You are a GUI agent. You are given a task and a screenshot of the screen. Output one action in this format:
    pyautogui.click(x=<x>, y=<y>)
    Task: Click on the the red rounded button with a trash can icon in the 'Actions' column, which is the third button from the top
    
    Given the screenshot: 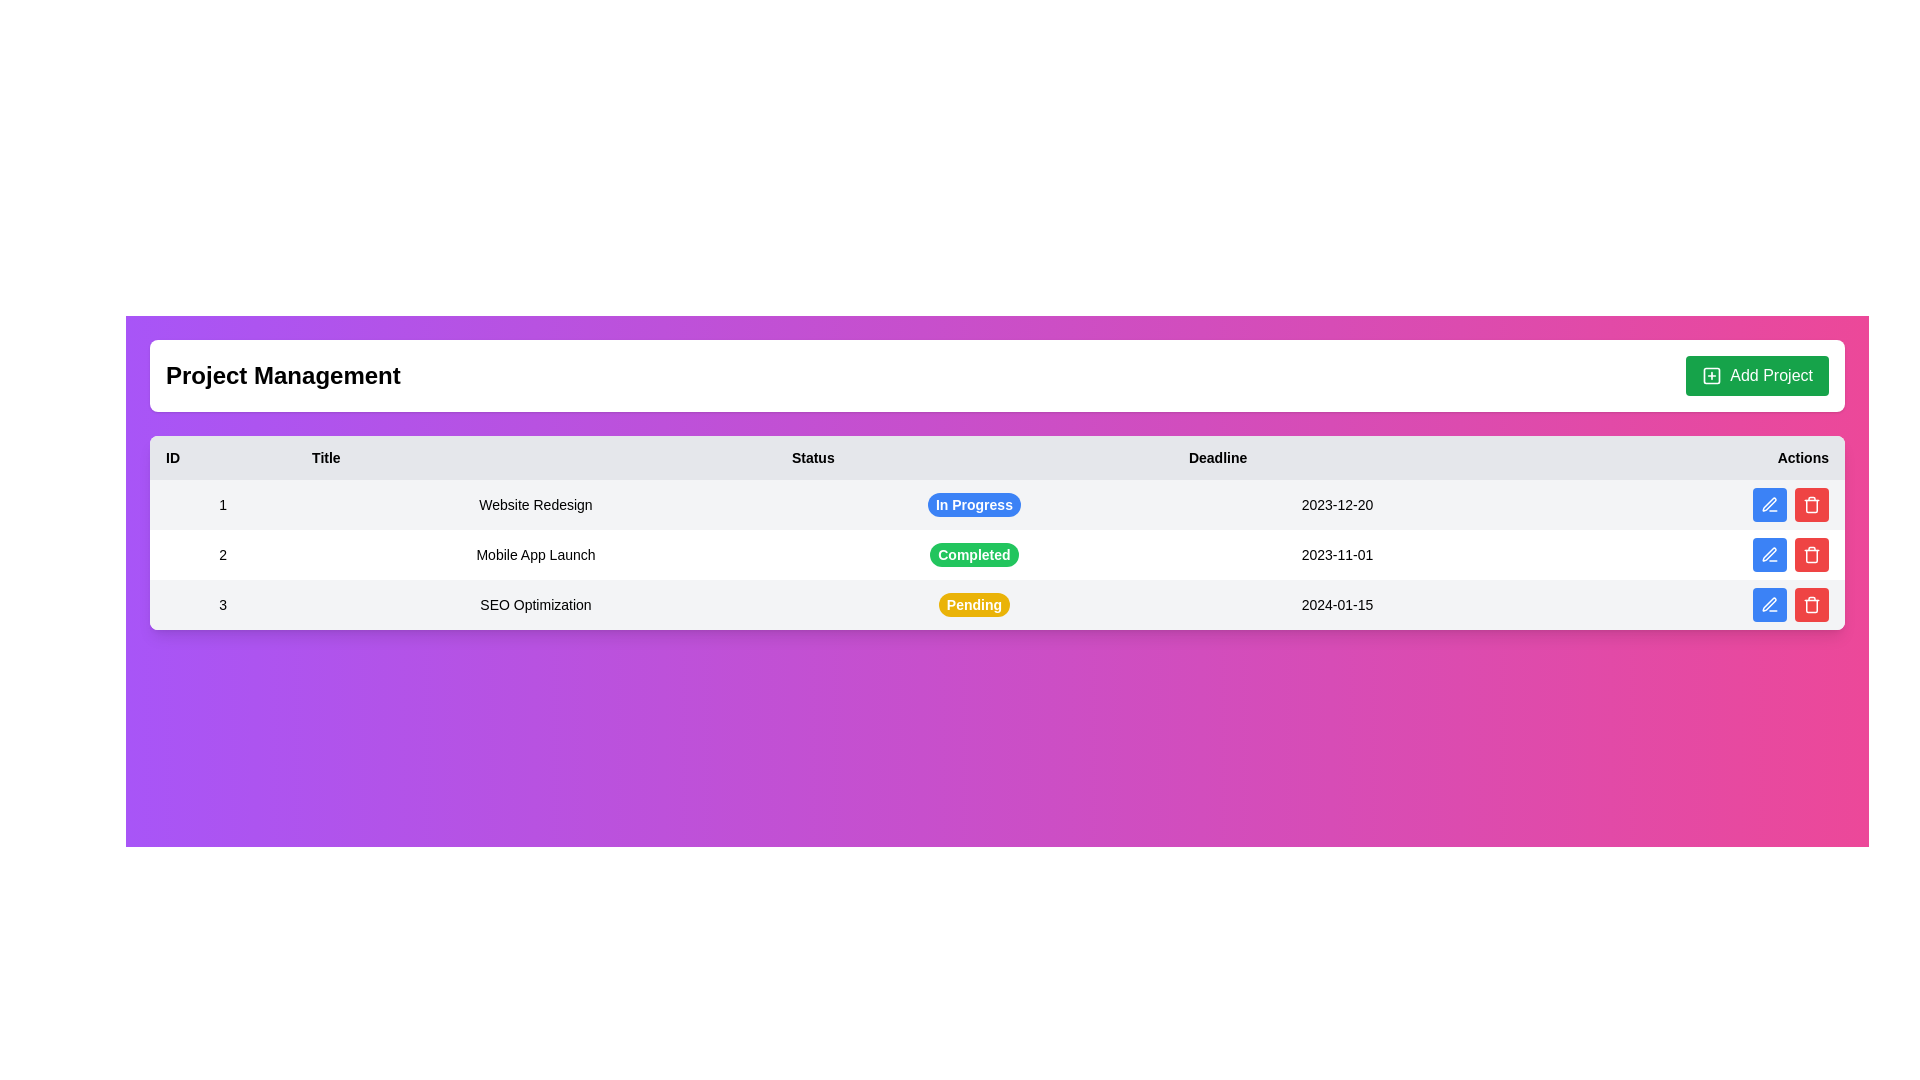 What is the action you would take?
    pyautogui.click(x=1811, y=604)
    